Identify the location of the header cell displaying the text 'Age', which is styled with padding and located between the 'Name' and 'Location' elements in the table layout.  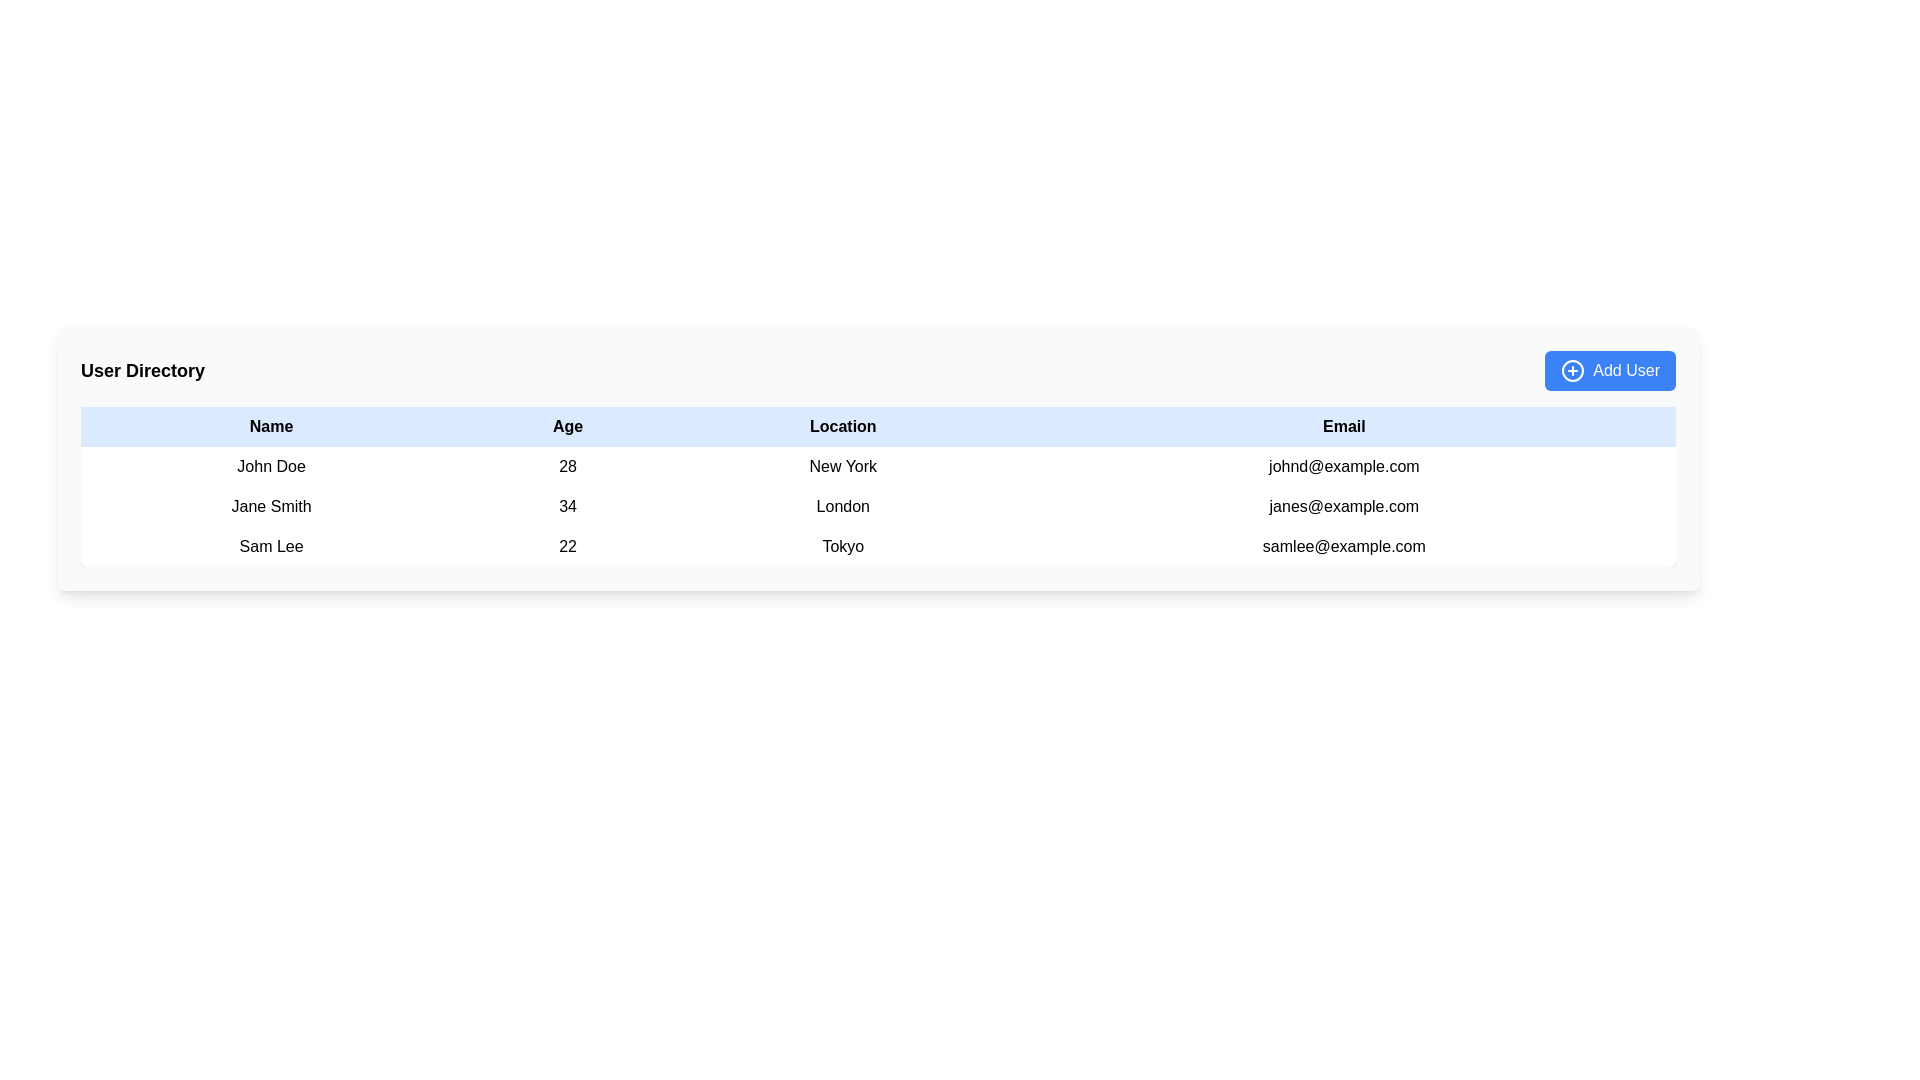
(566, 426).